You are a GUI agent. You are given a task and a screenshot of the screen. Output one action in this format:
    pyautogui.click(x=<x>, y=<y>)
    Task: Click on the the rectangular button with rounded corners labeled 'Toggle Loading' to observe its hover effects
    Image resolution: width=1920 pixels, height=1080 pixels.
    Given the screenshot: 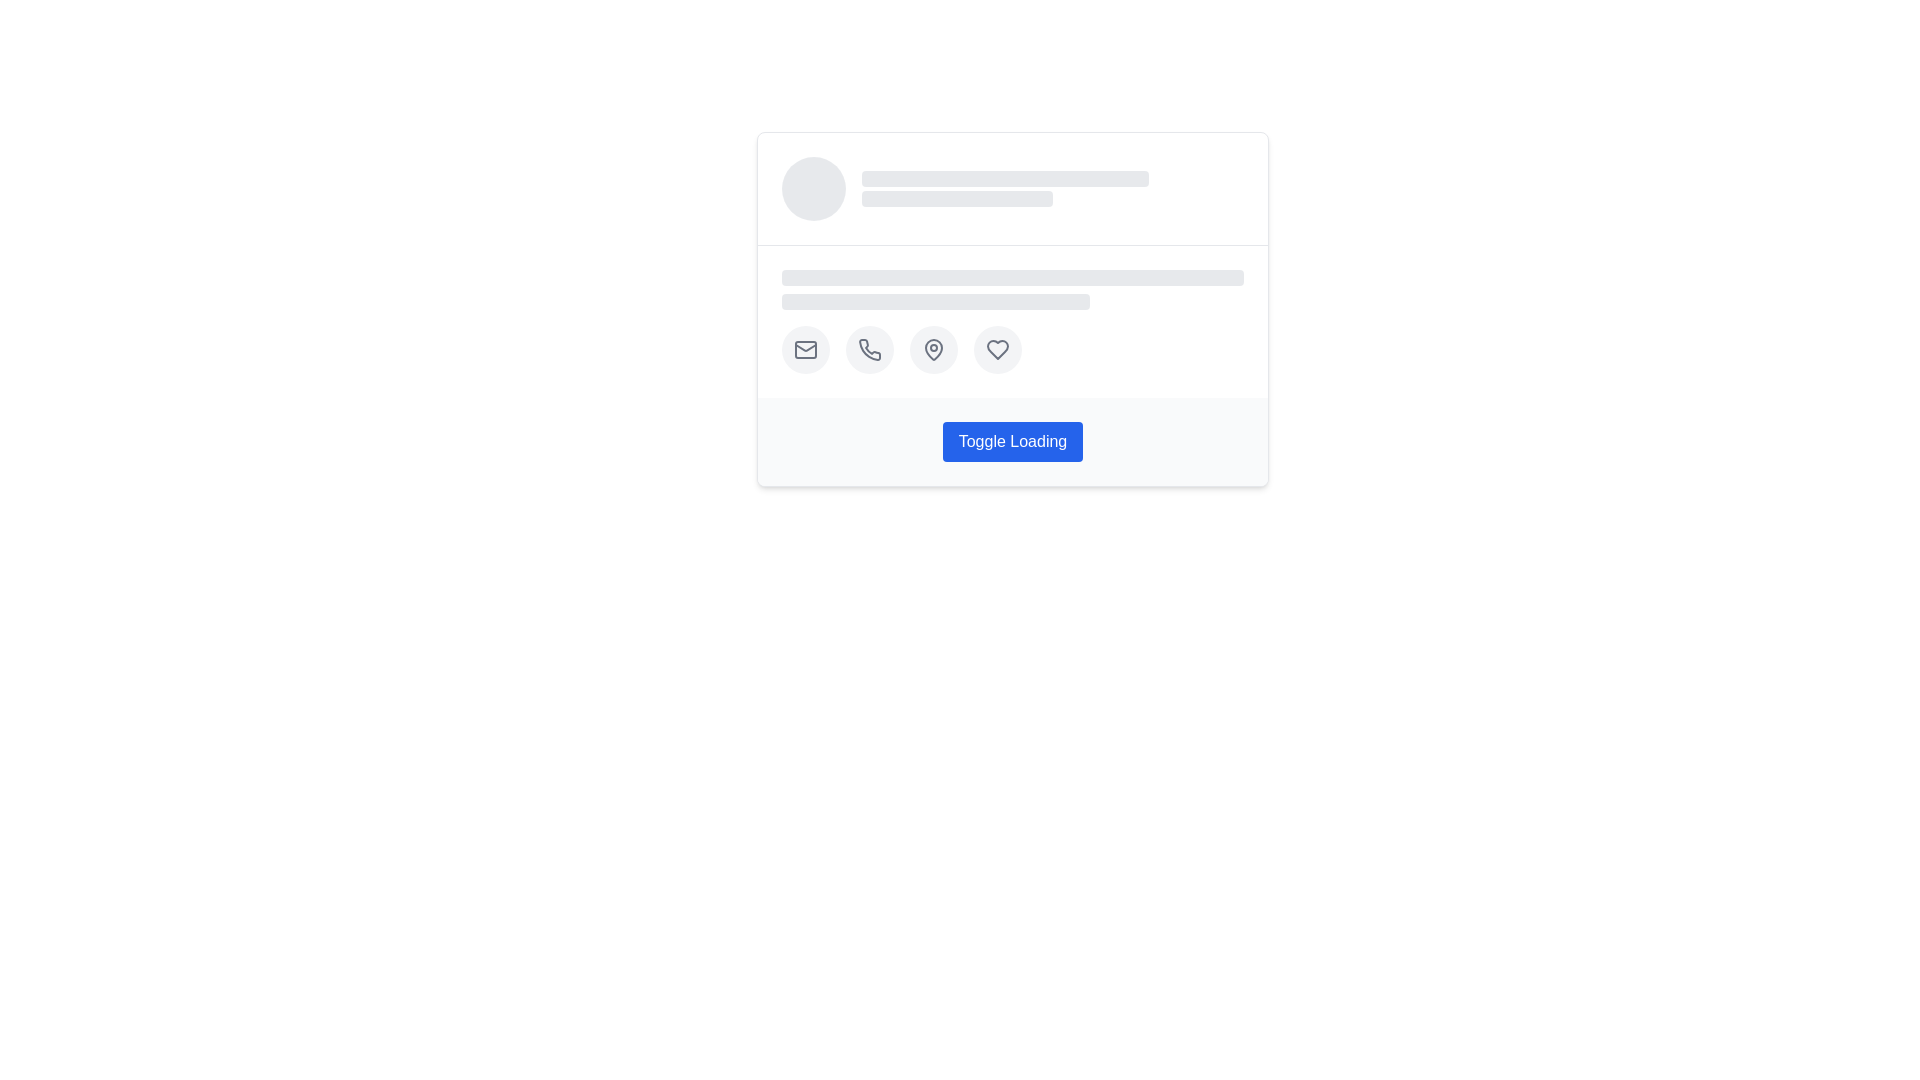 What is the action you would take?
    pyautogui.click(x=1012, y=441)
    